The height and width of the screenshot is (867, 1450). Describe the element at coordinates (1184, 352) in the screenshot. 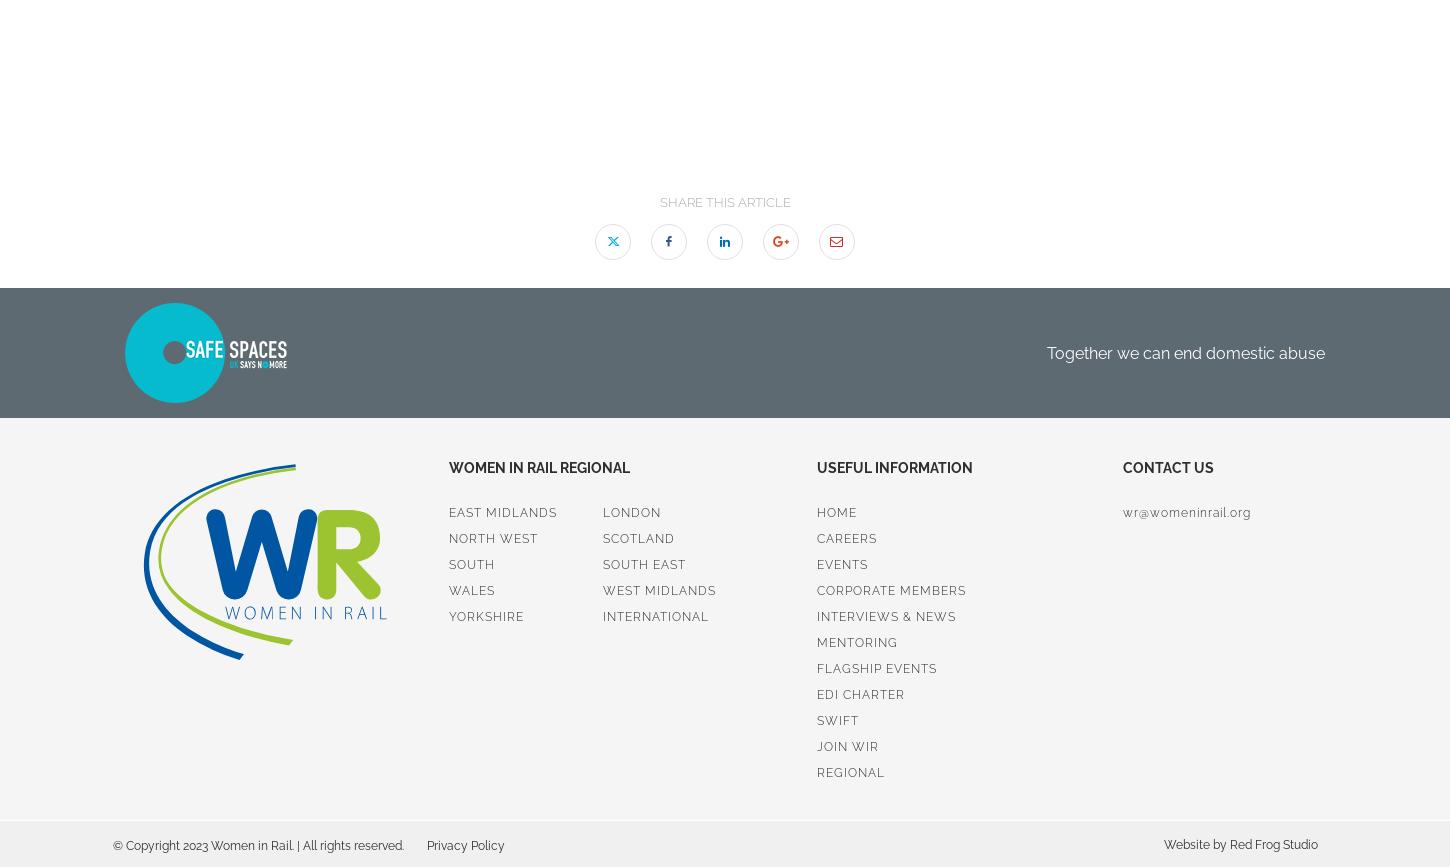

I see `'Together we can end domestic abuse'` at that location.